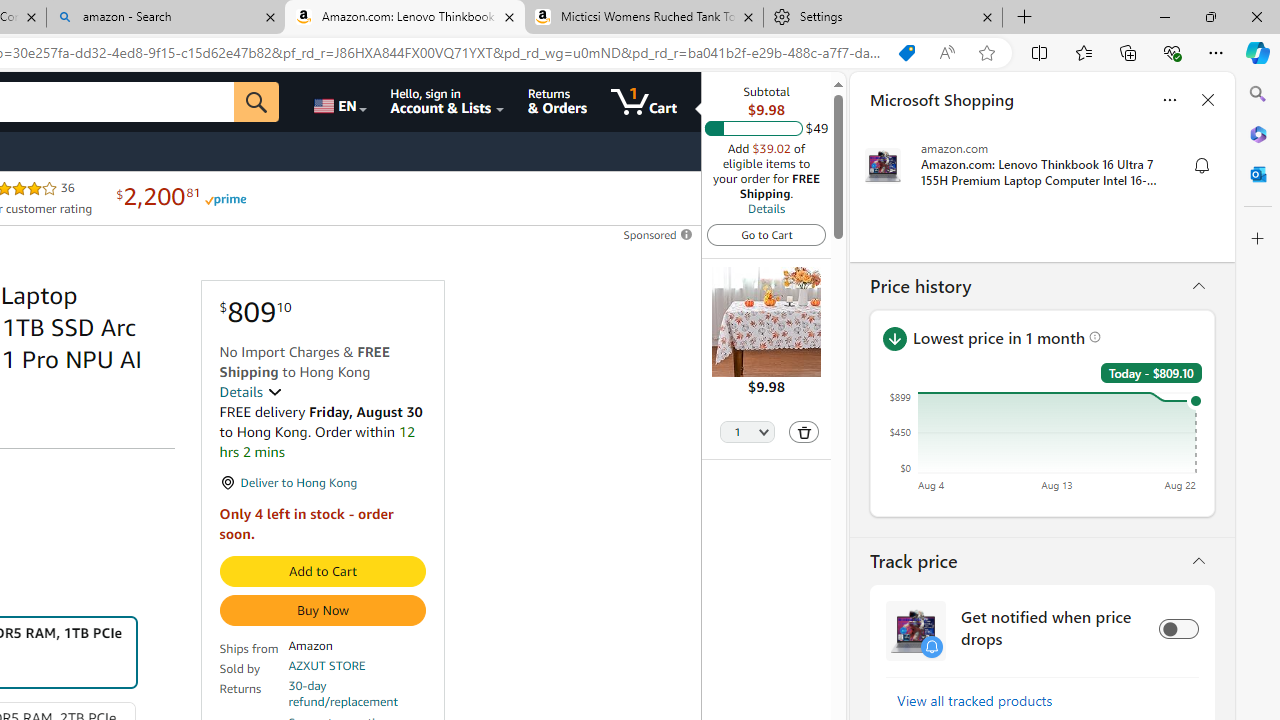 This screenshot has height=720, width=1280. I want to click on 'Hello, sign in Account & Lists', so click(447, 101).